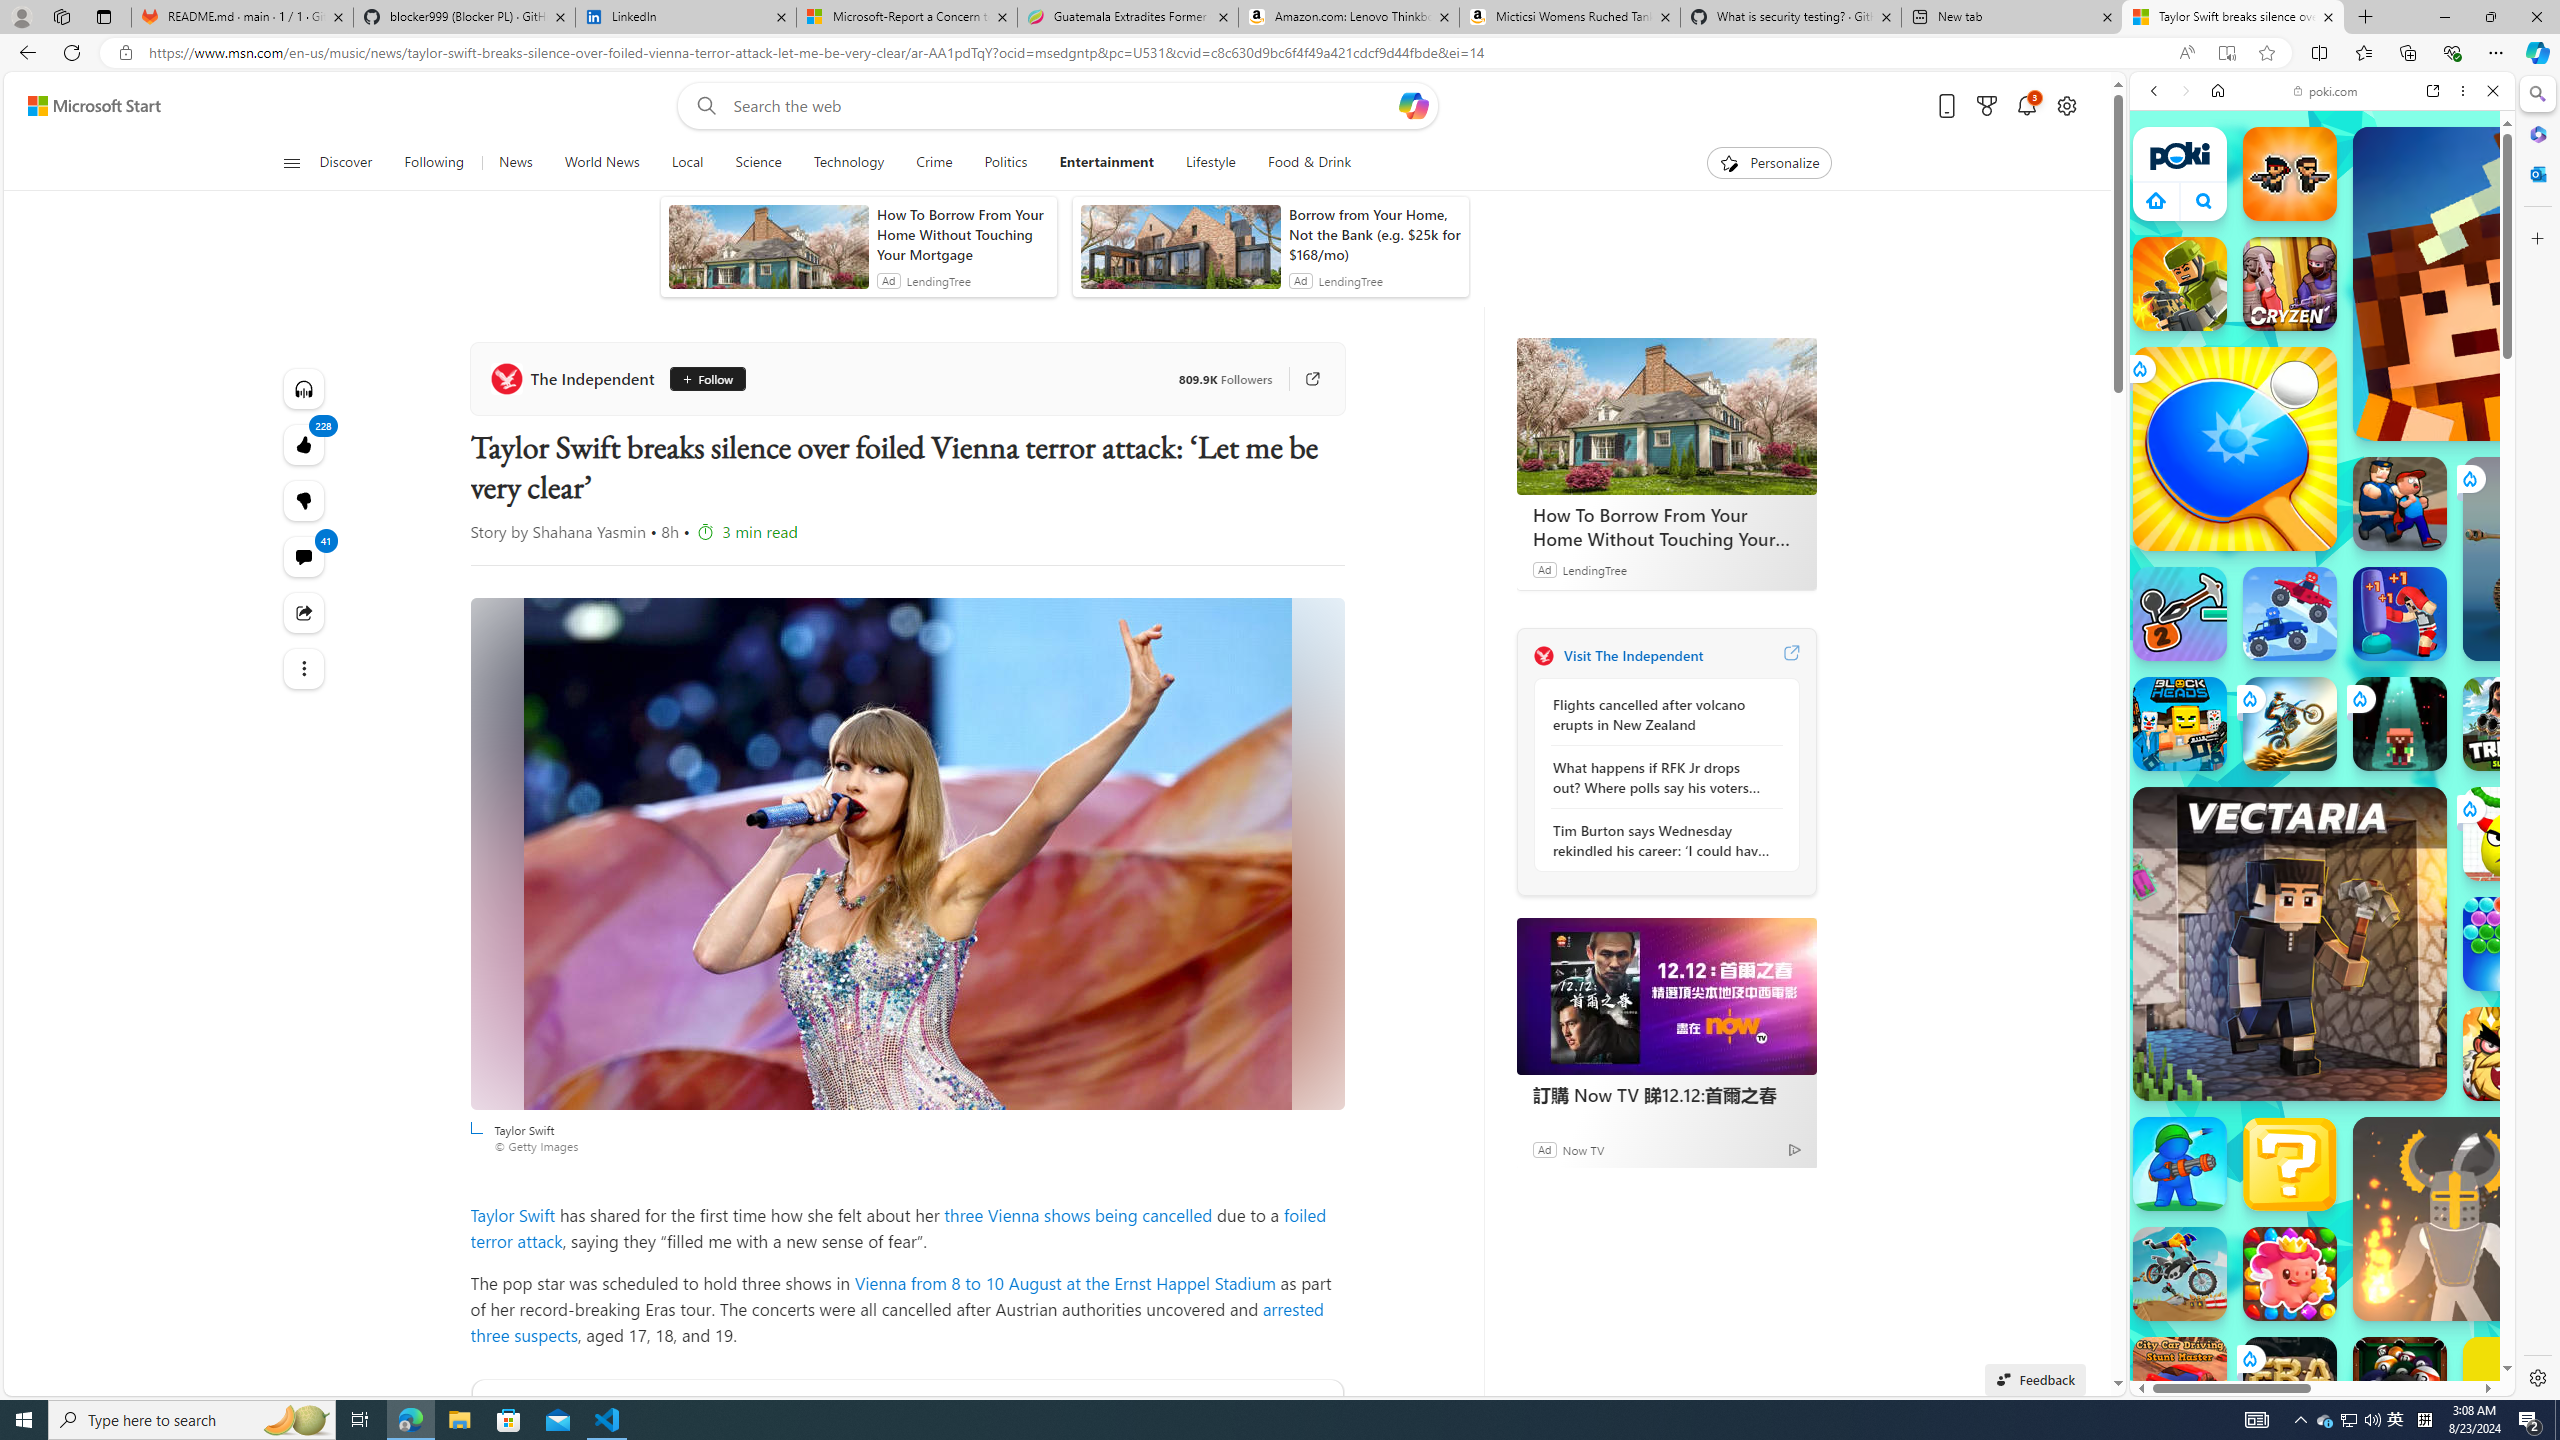 The width and height of the screenshot is (2560, 1440). Describe the element at coordinates (2222, 964) in the screenshot. I see `'Hills of Steel Hills of Steel poki.com'` at that location.